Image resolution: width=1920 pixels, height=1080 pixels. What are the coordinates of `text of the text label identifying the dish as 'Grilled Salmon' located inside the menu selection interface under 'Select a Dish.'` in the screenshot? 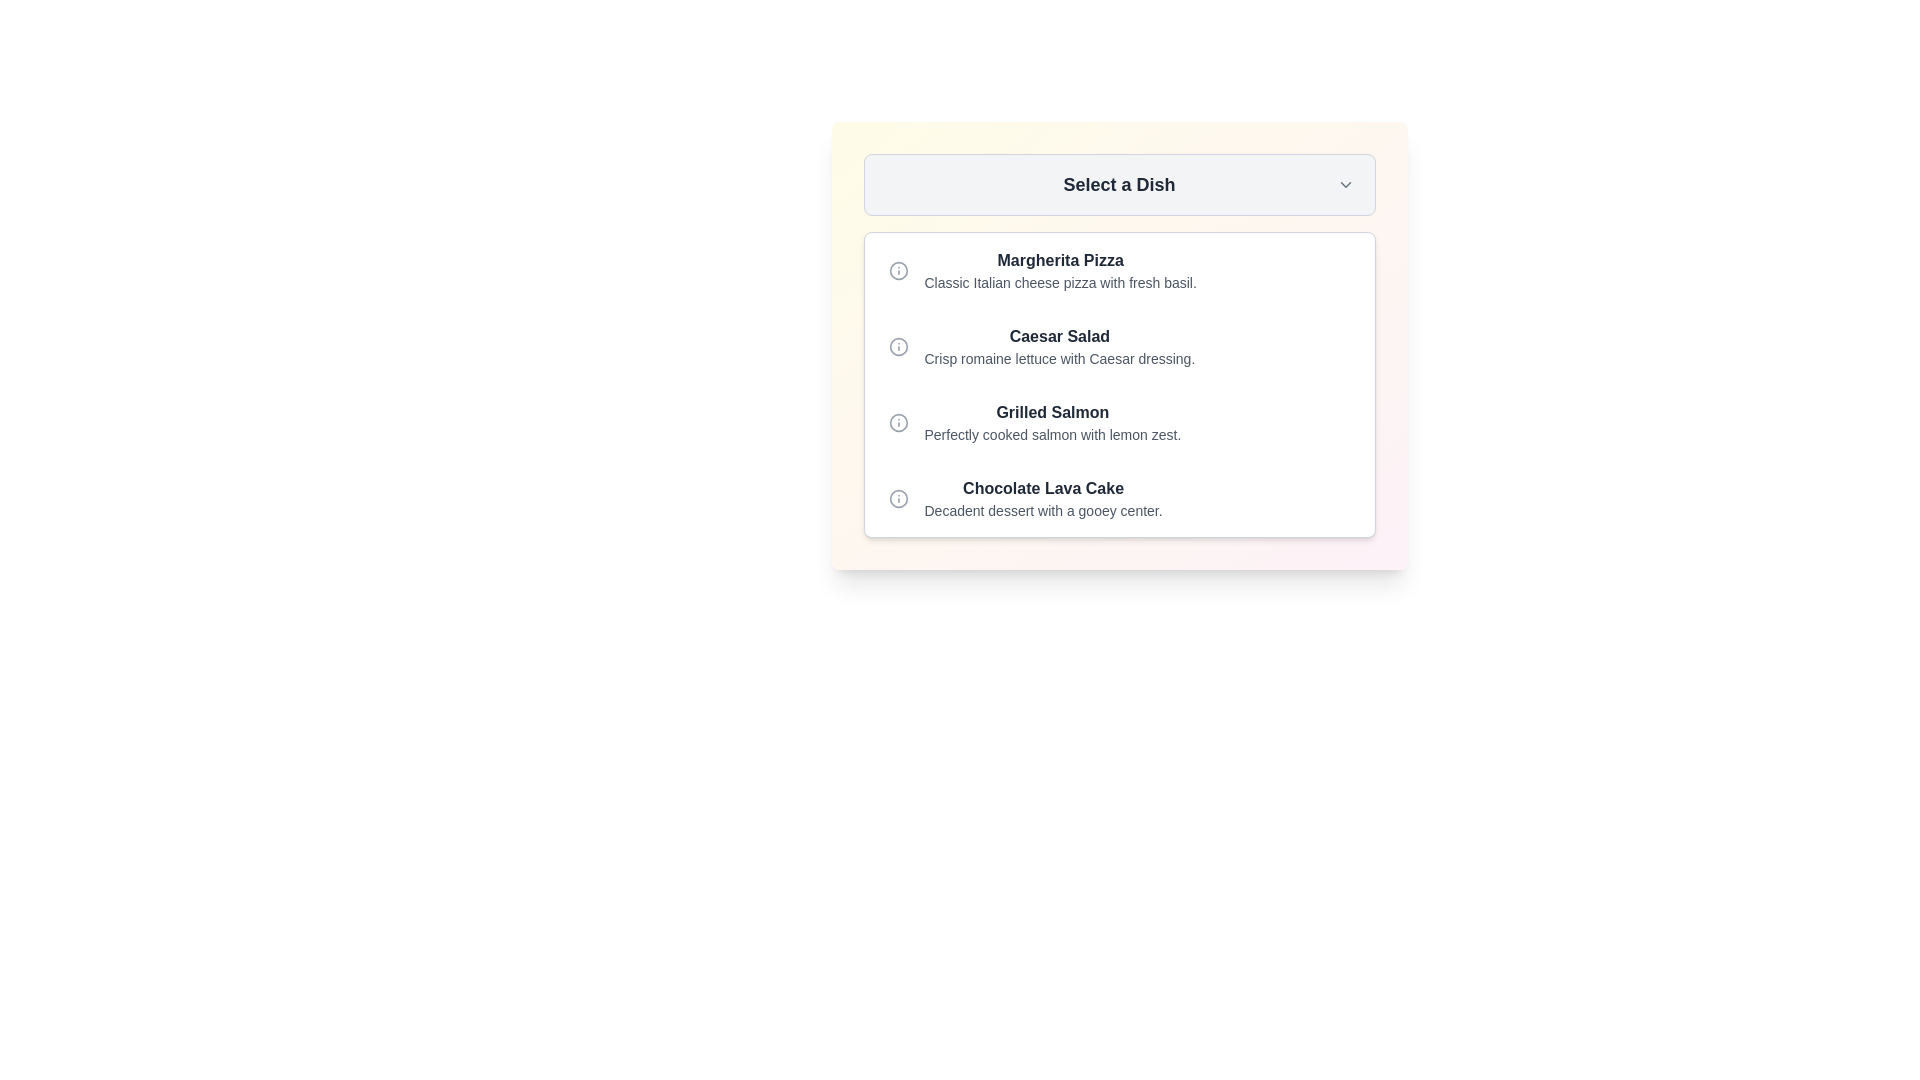 It's located at (1051, 411).